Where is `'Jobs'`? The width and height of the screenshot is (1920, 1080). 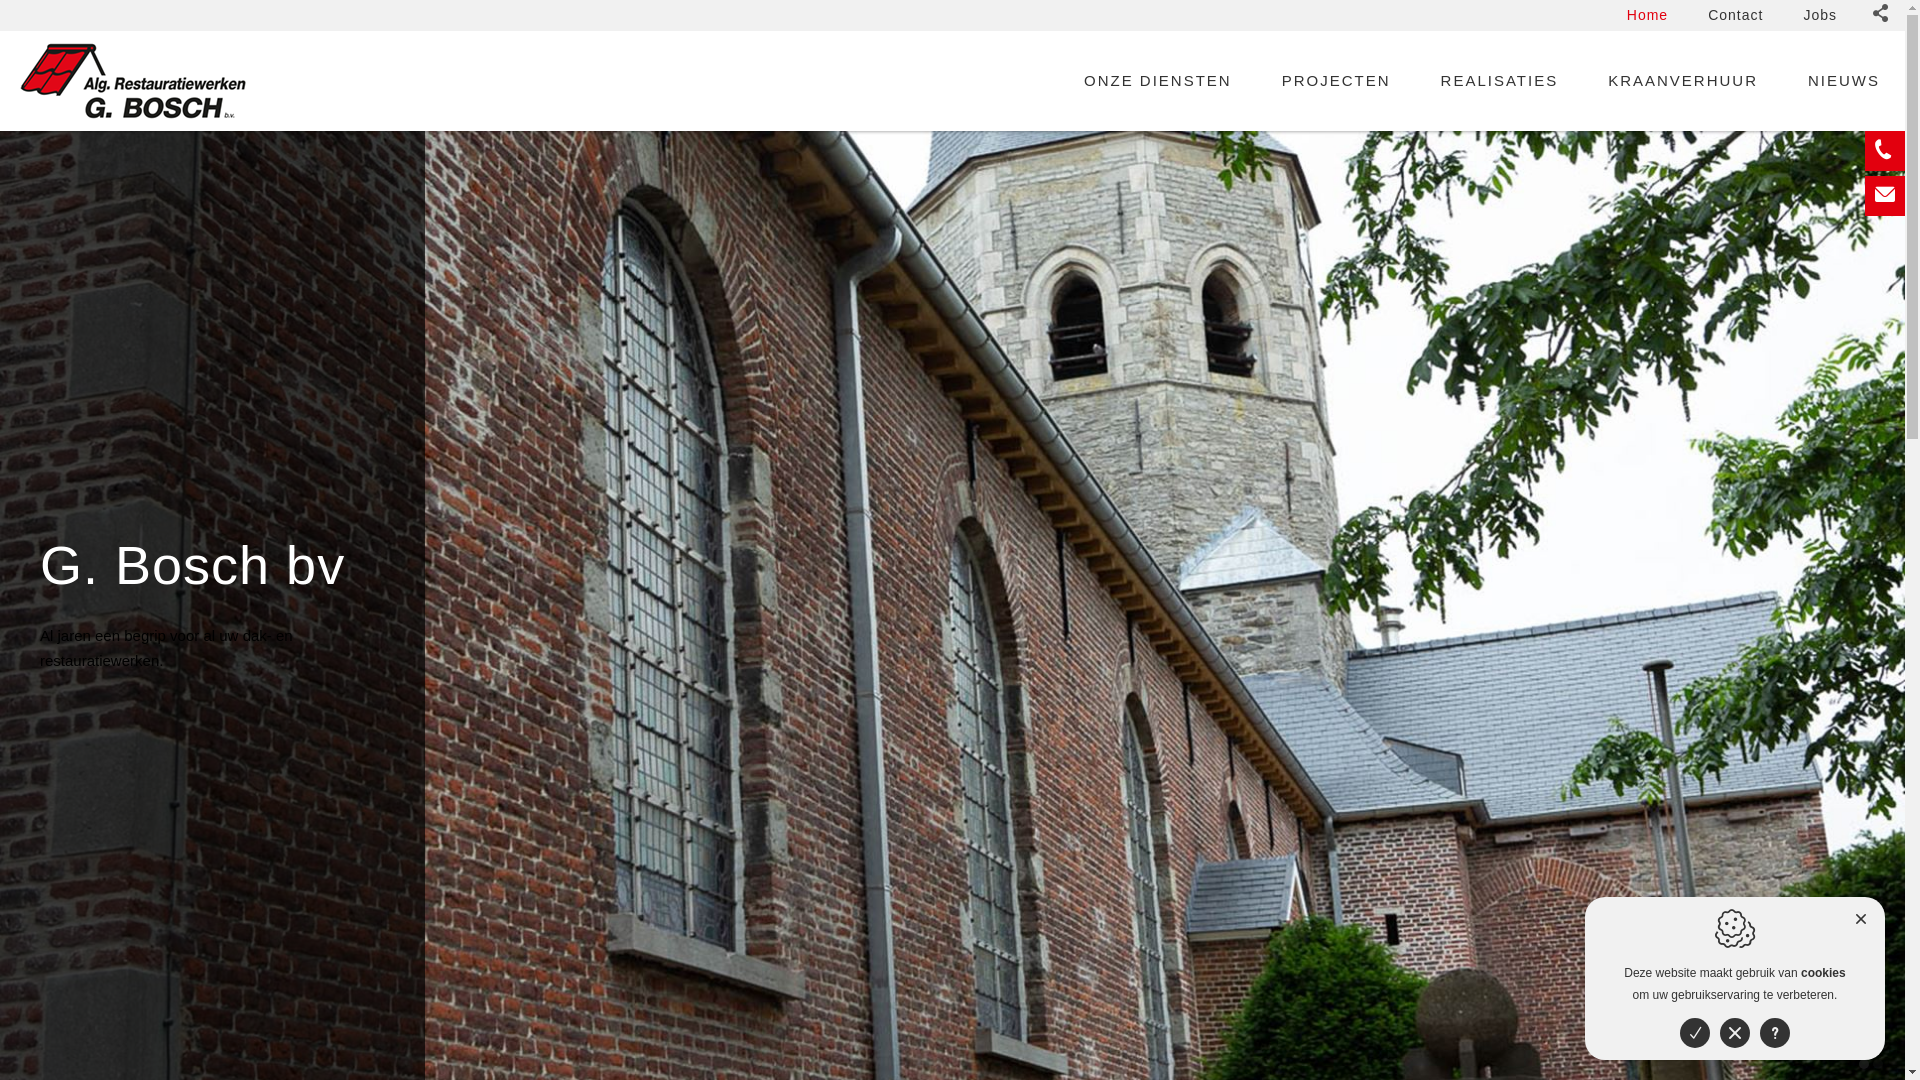
'Jobs' is located at coordinates (1819, 15).